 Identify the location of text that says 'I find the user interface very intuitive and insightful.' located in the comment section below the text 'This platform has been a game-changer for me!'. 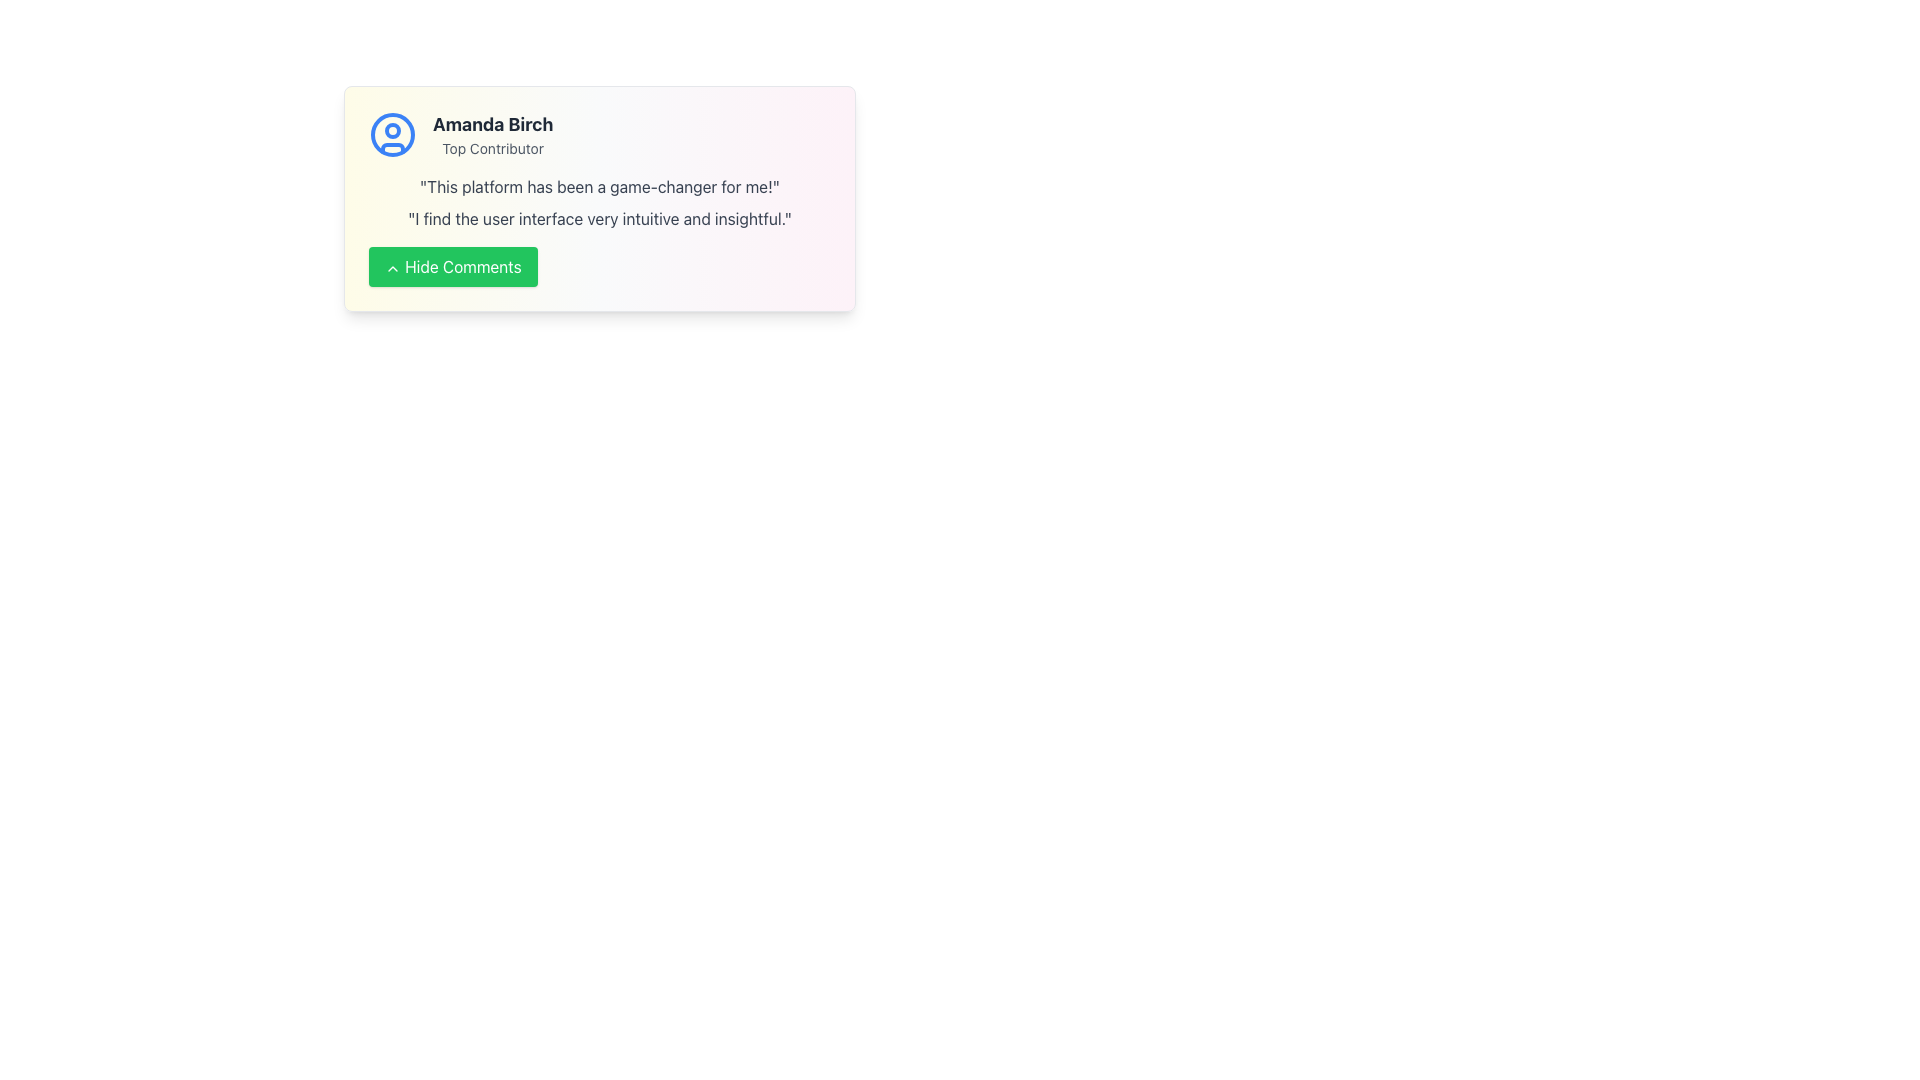
(599, 219).